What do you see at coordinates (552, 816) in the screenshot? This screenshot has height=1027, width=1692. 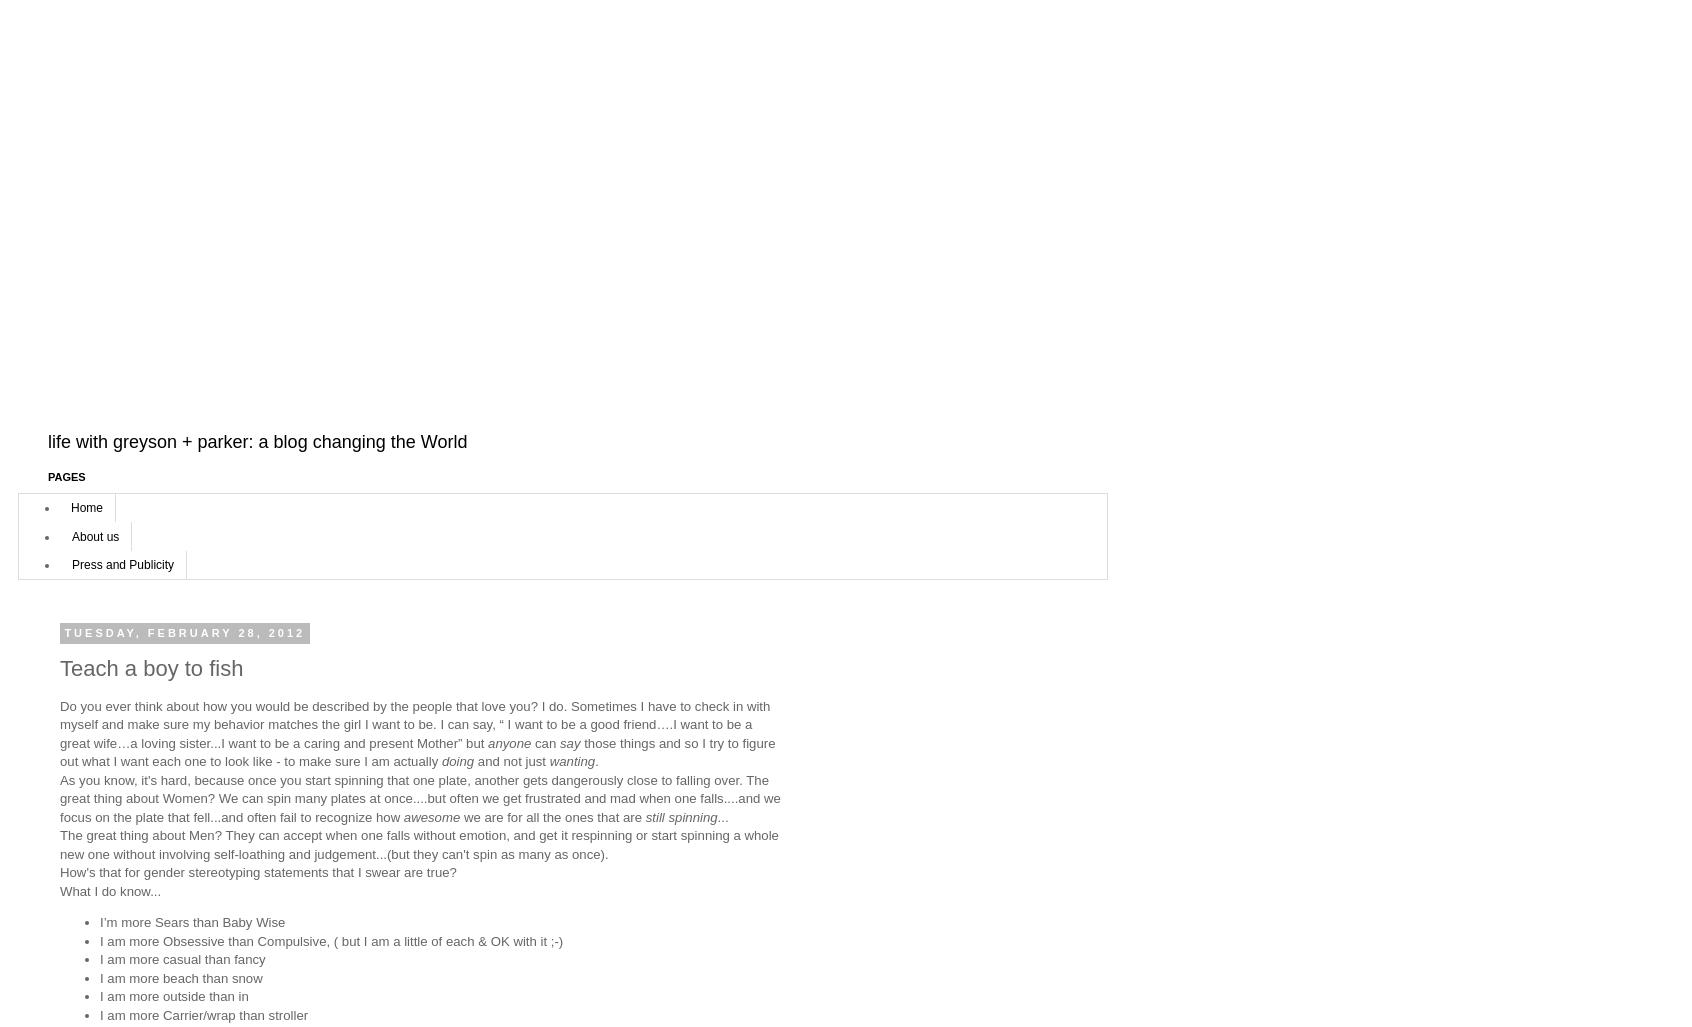 I see `'we are for all the ones that are'` at bounding box center [552, 816].